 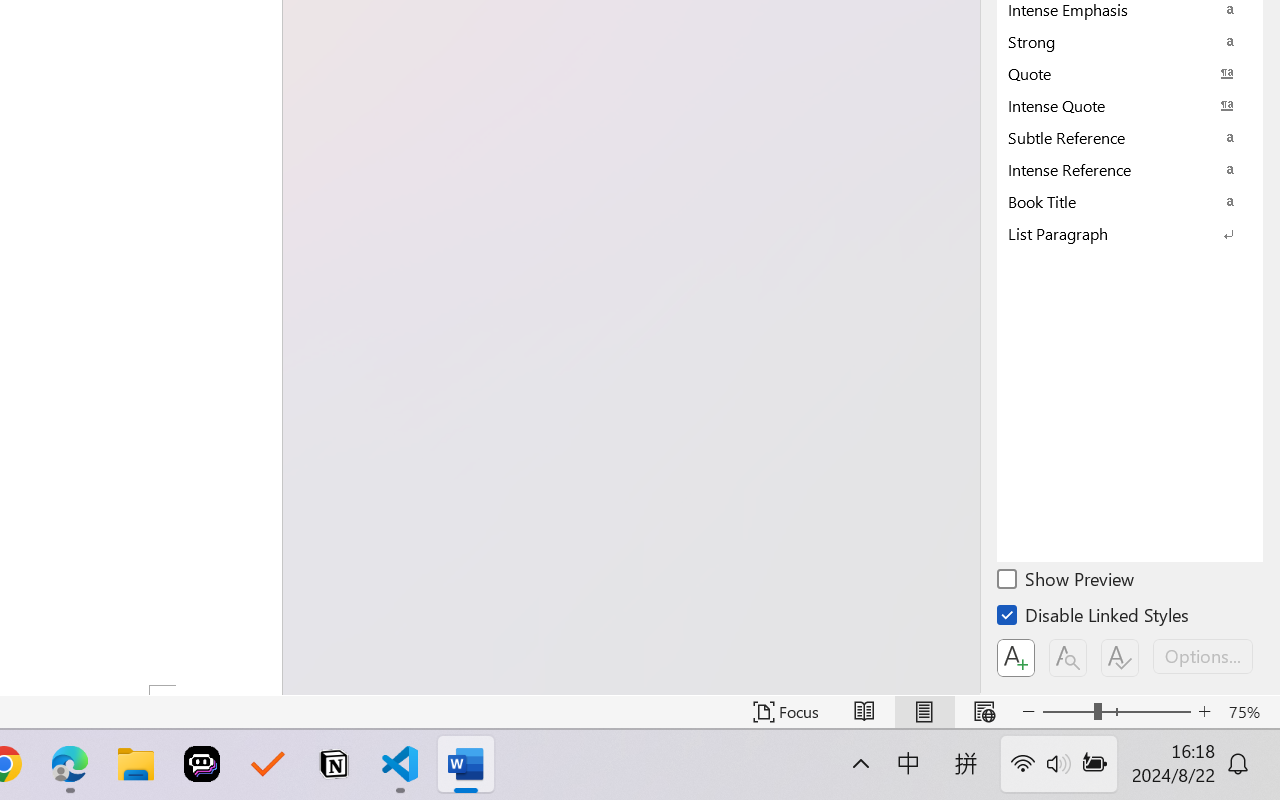 What do you see at coordinates (1130, 201) in the screenshot?
I see `'Book Title'` at bounding box center [1130, 201].